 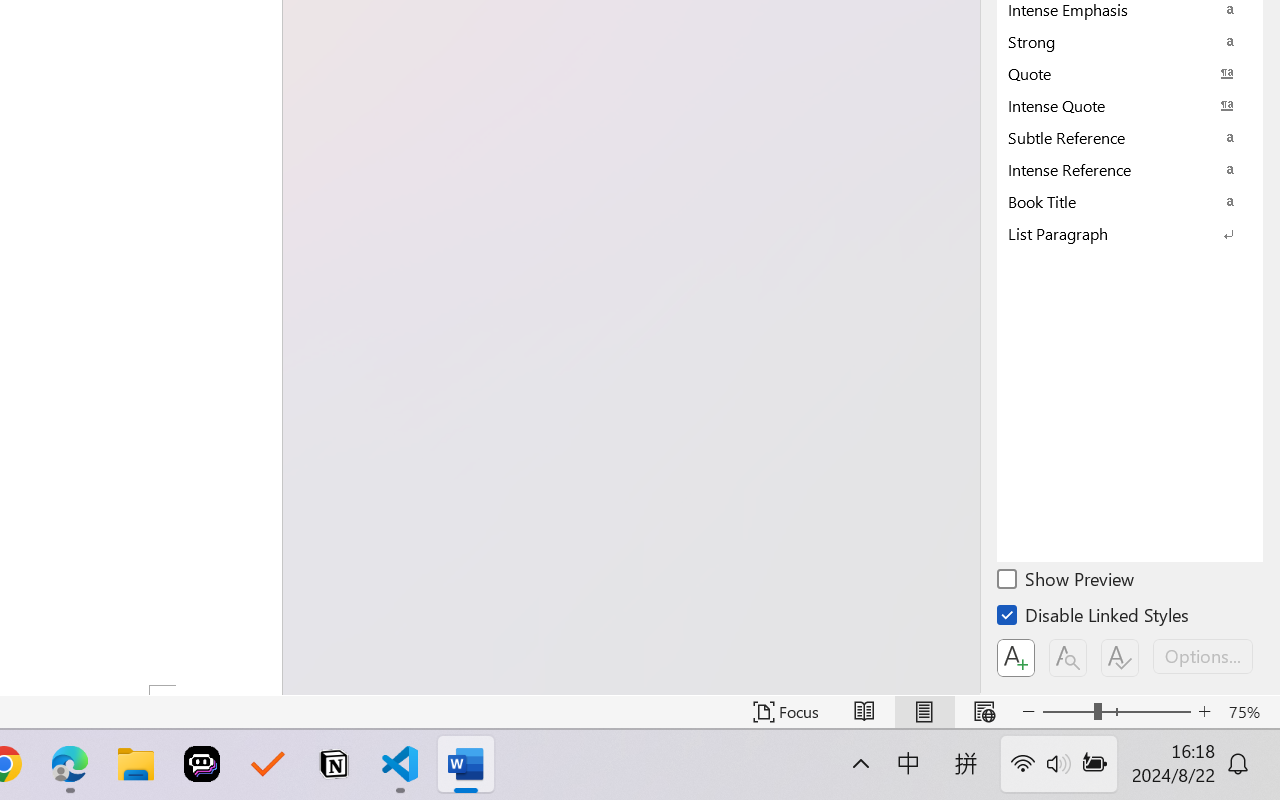 What do you see at coordinates (1130, 201) in the screenshot?
I see `'Book Title'` at bounding box center [1130, 201].